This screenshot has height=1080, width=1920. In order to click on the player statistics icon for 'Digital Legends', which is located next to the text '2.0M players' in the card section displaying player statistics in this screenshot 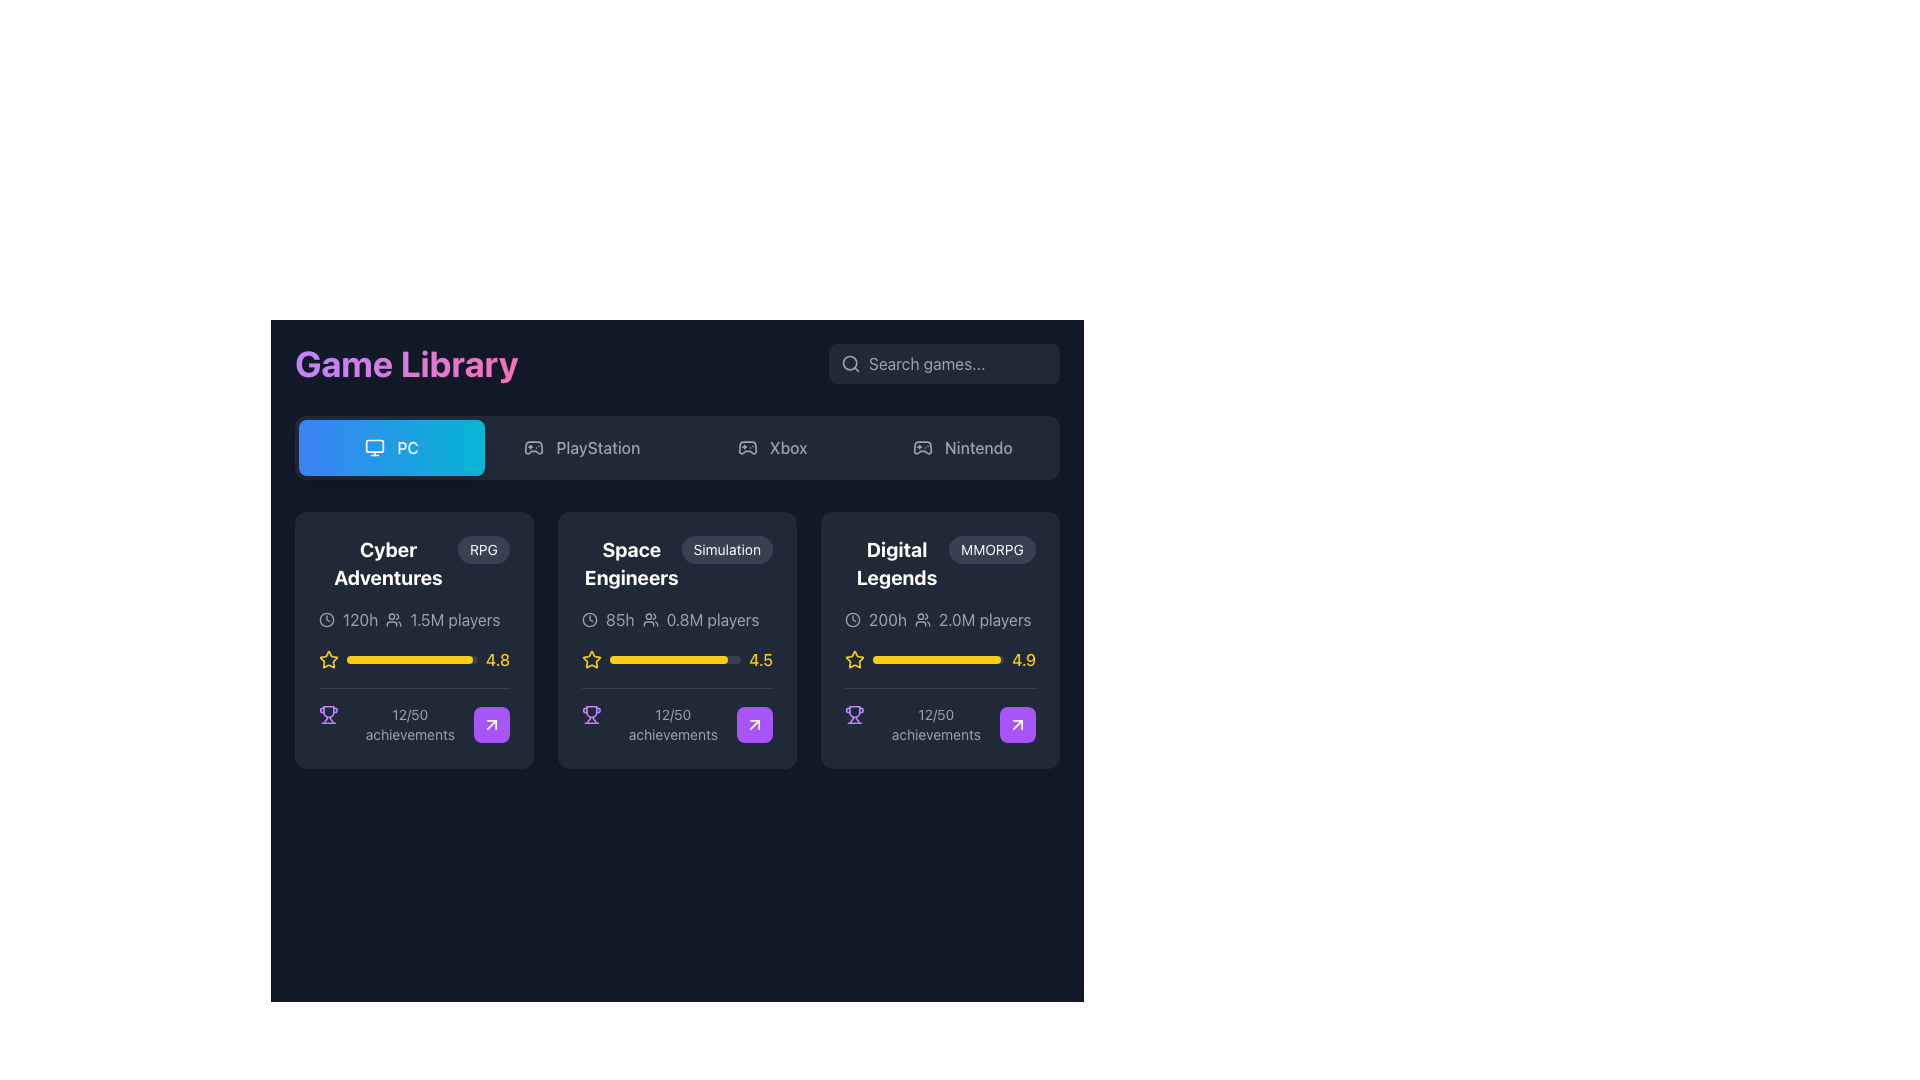, I will do `click(921, 619)`.